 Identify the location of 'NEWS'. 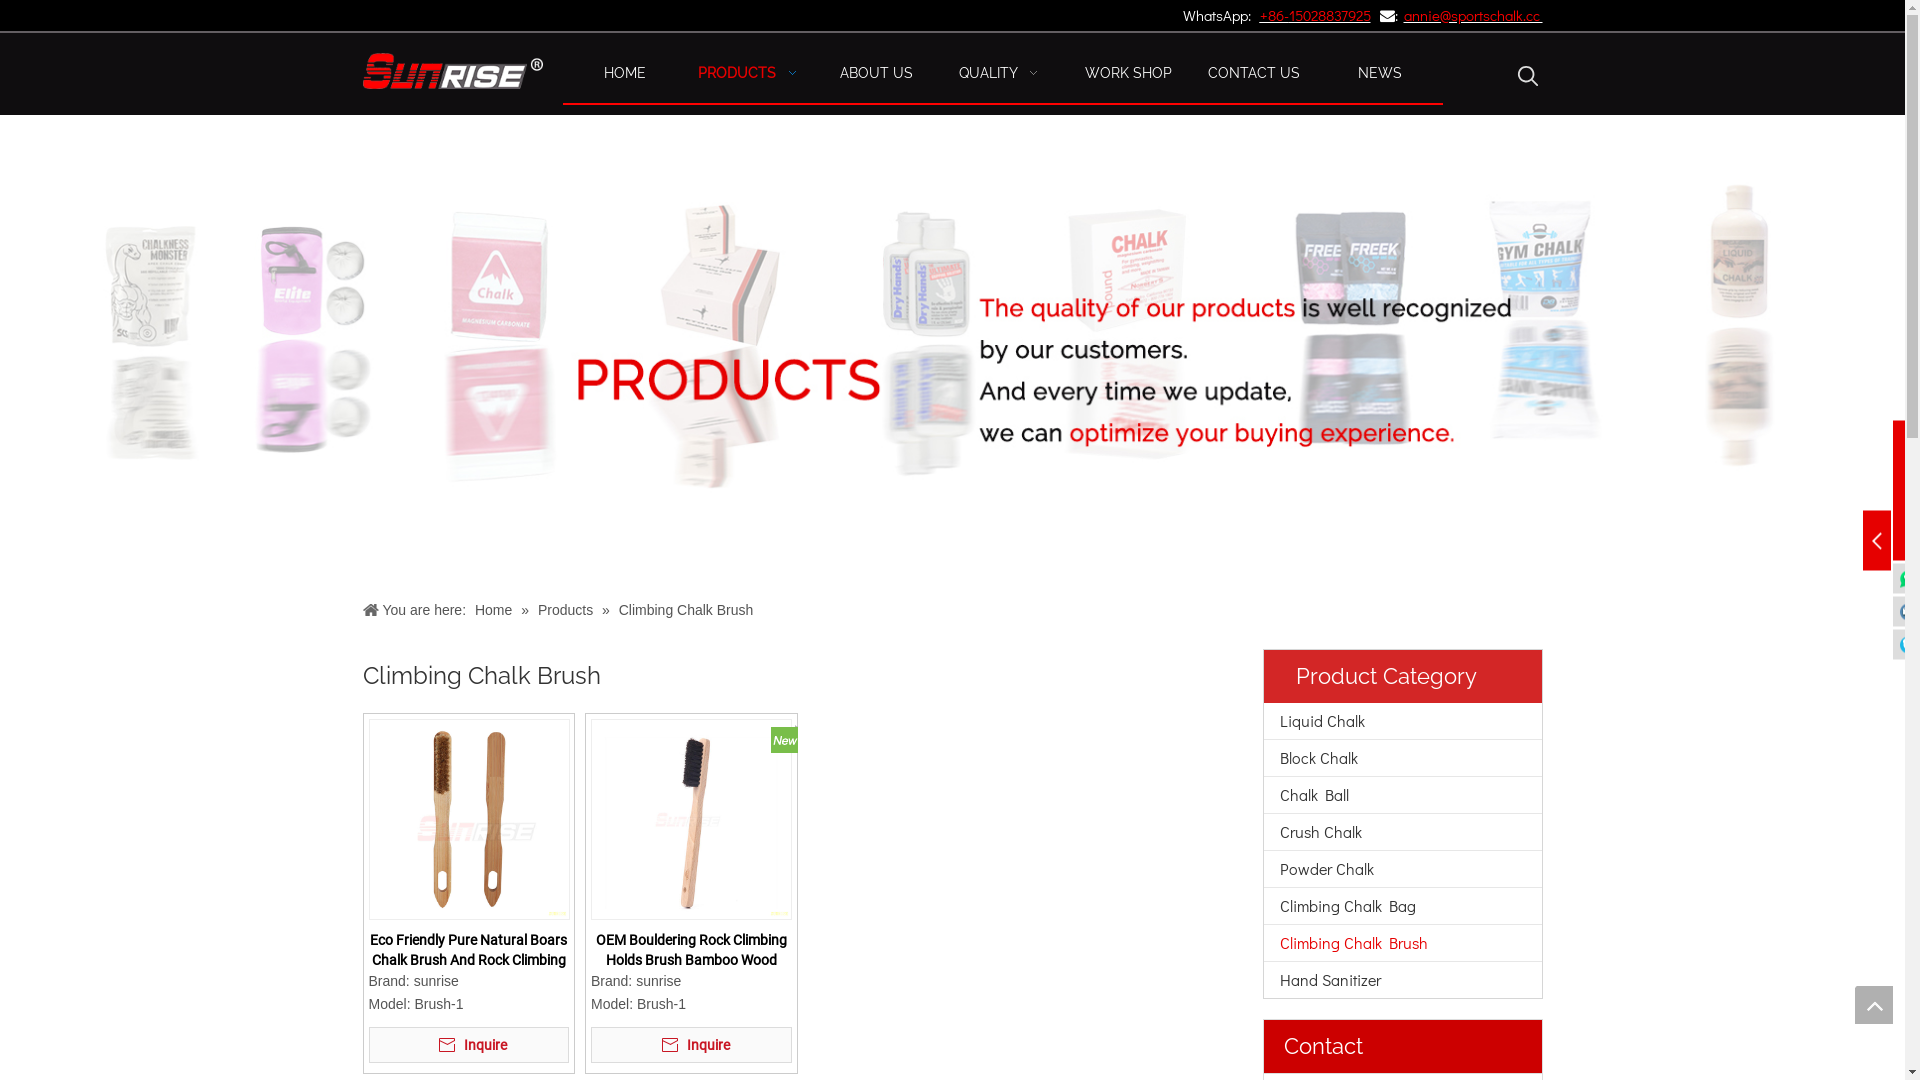
(1379, 72).